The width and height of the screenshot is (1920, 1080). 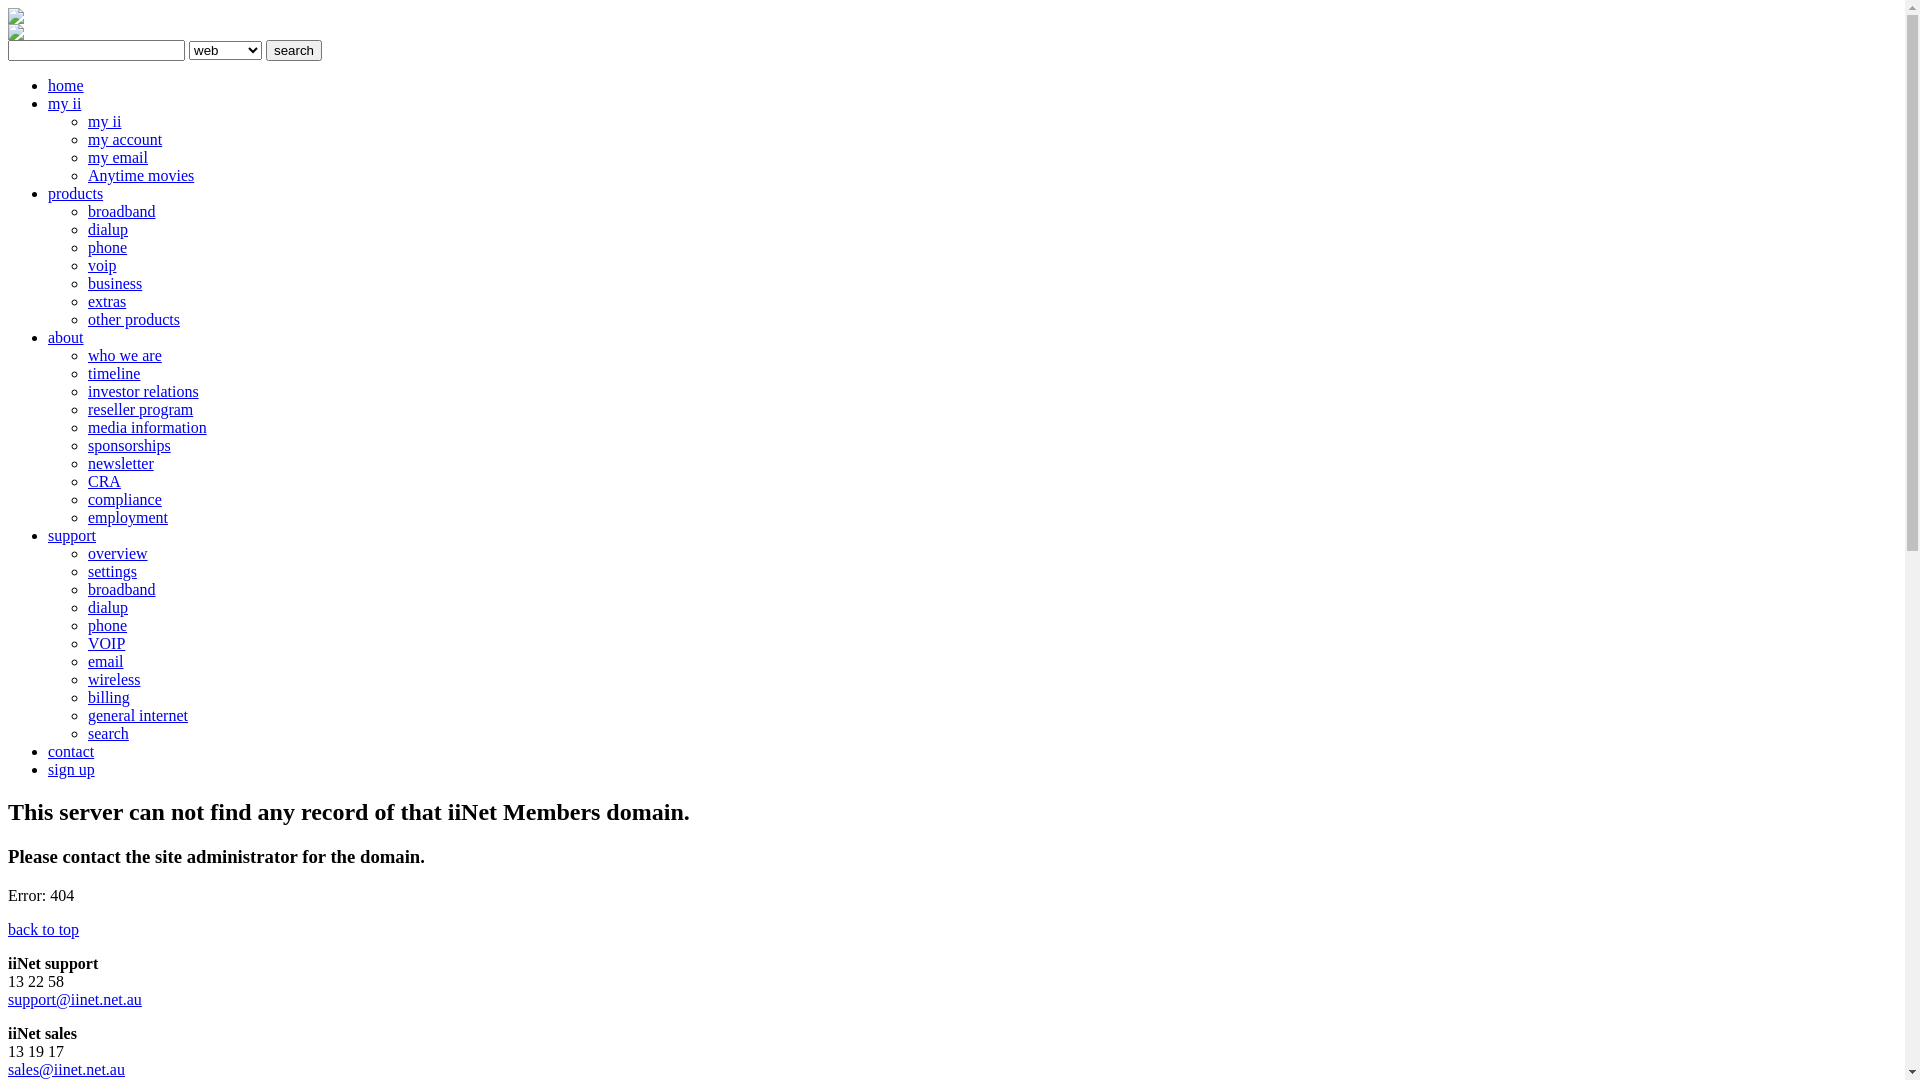 What do you see at coordinates (86, 553) in the screenshot?
I see `'overview'` at bounding box center [86, 553].